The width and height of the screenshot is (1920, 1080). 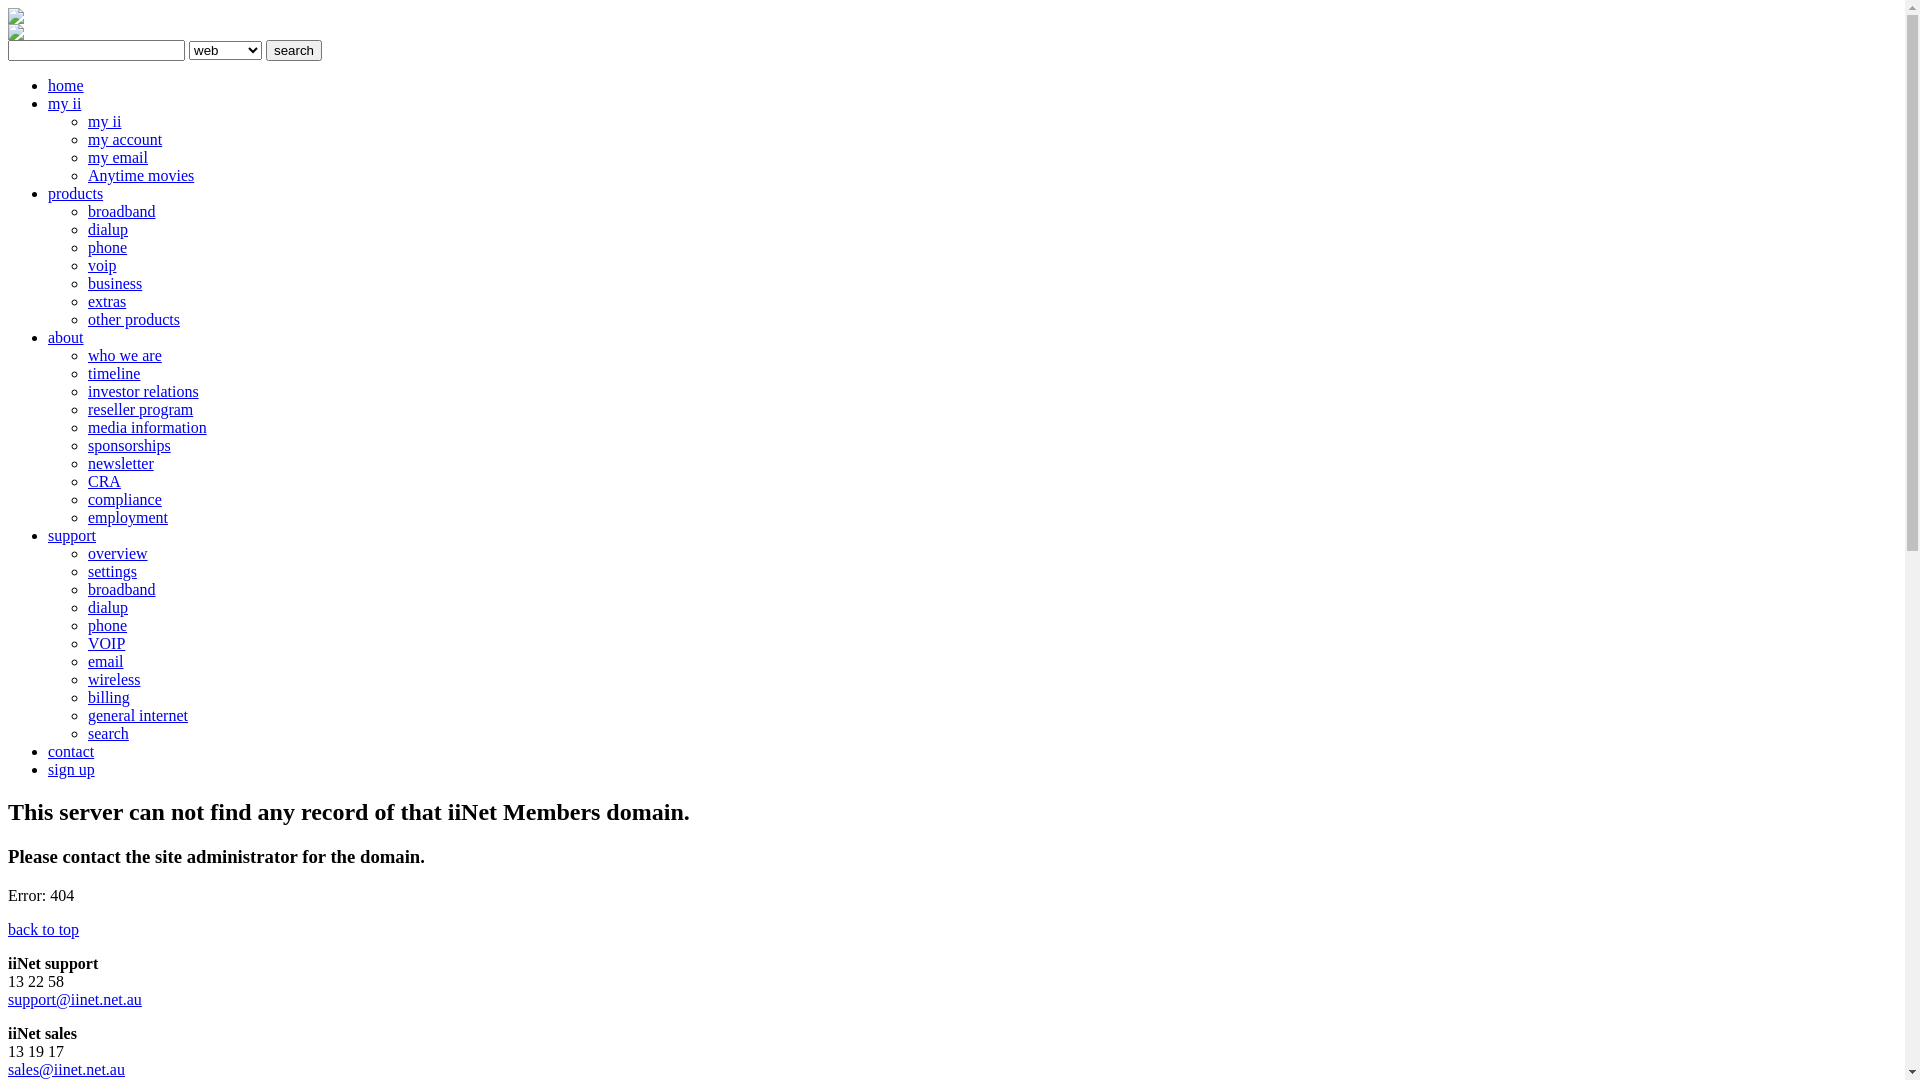 What do you see at coordinates (86, 553) in the screenshot?
I see `'overview'` at bounding box center [86, 553].